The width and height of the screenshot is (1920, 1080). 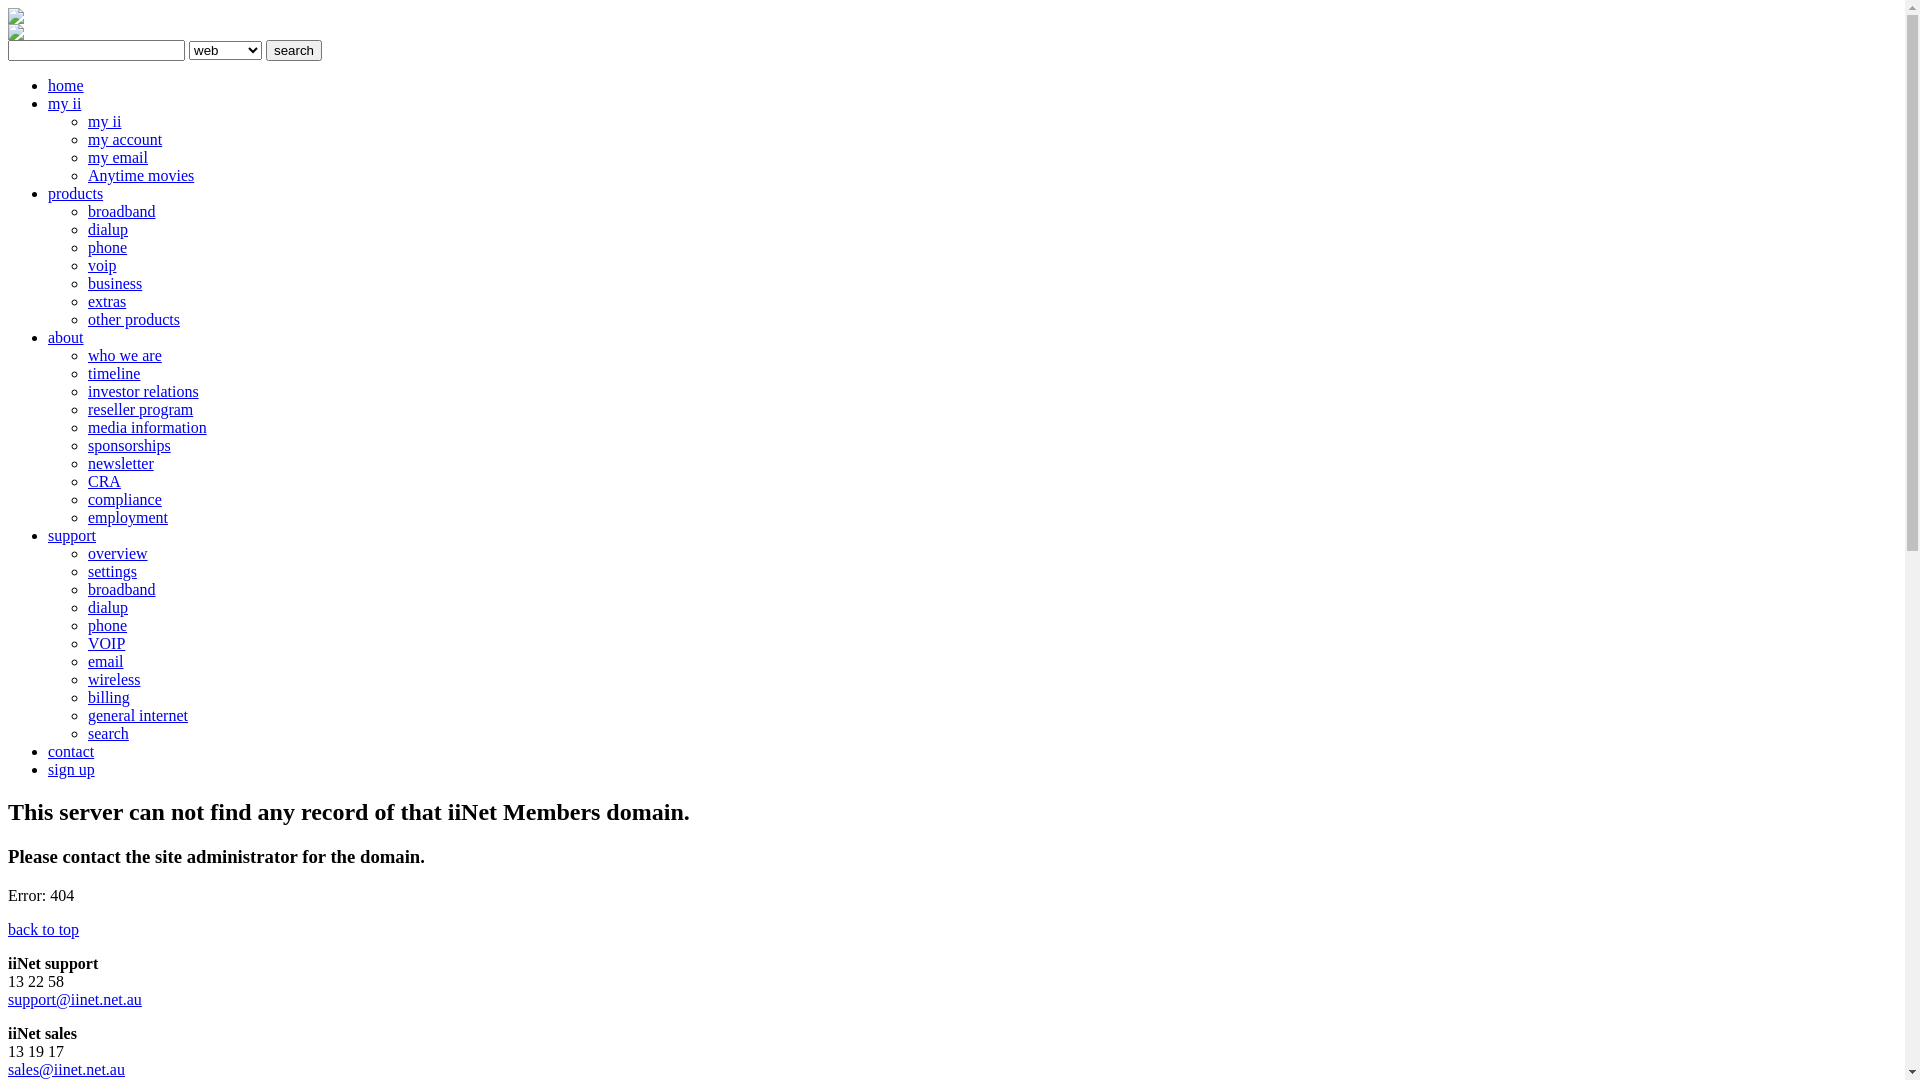 What do you see at coordinates (86, 553) in the screenshot?
I see `'overview'` at bounding box center [86, 553].